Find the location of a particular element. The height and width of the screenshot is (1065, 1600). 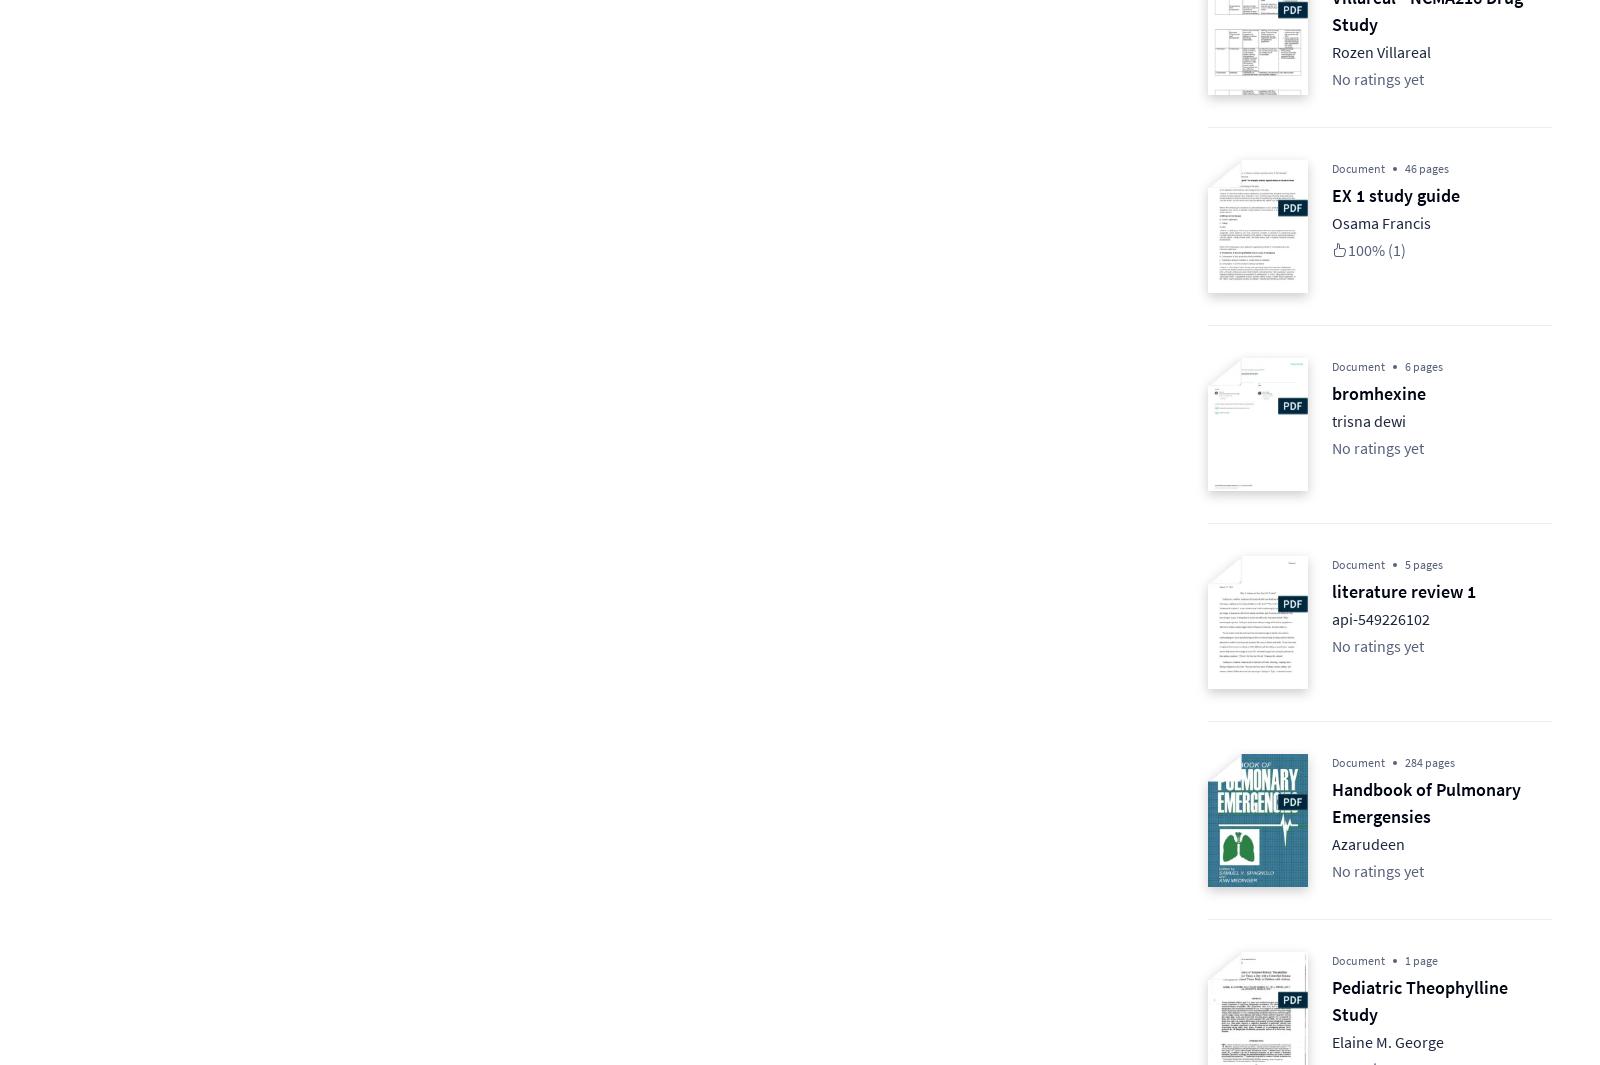

'literature review  1' is located at coordinates (1404, 591).